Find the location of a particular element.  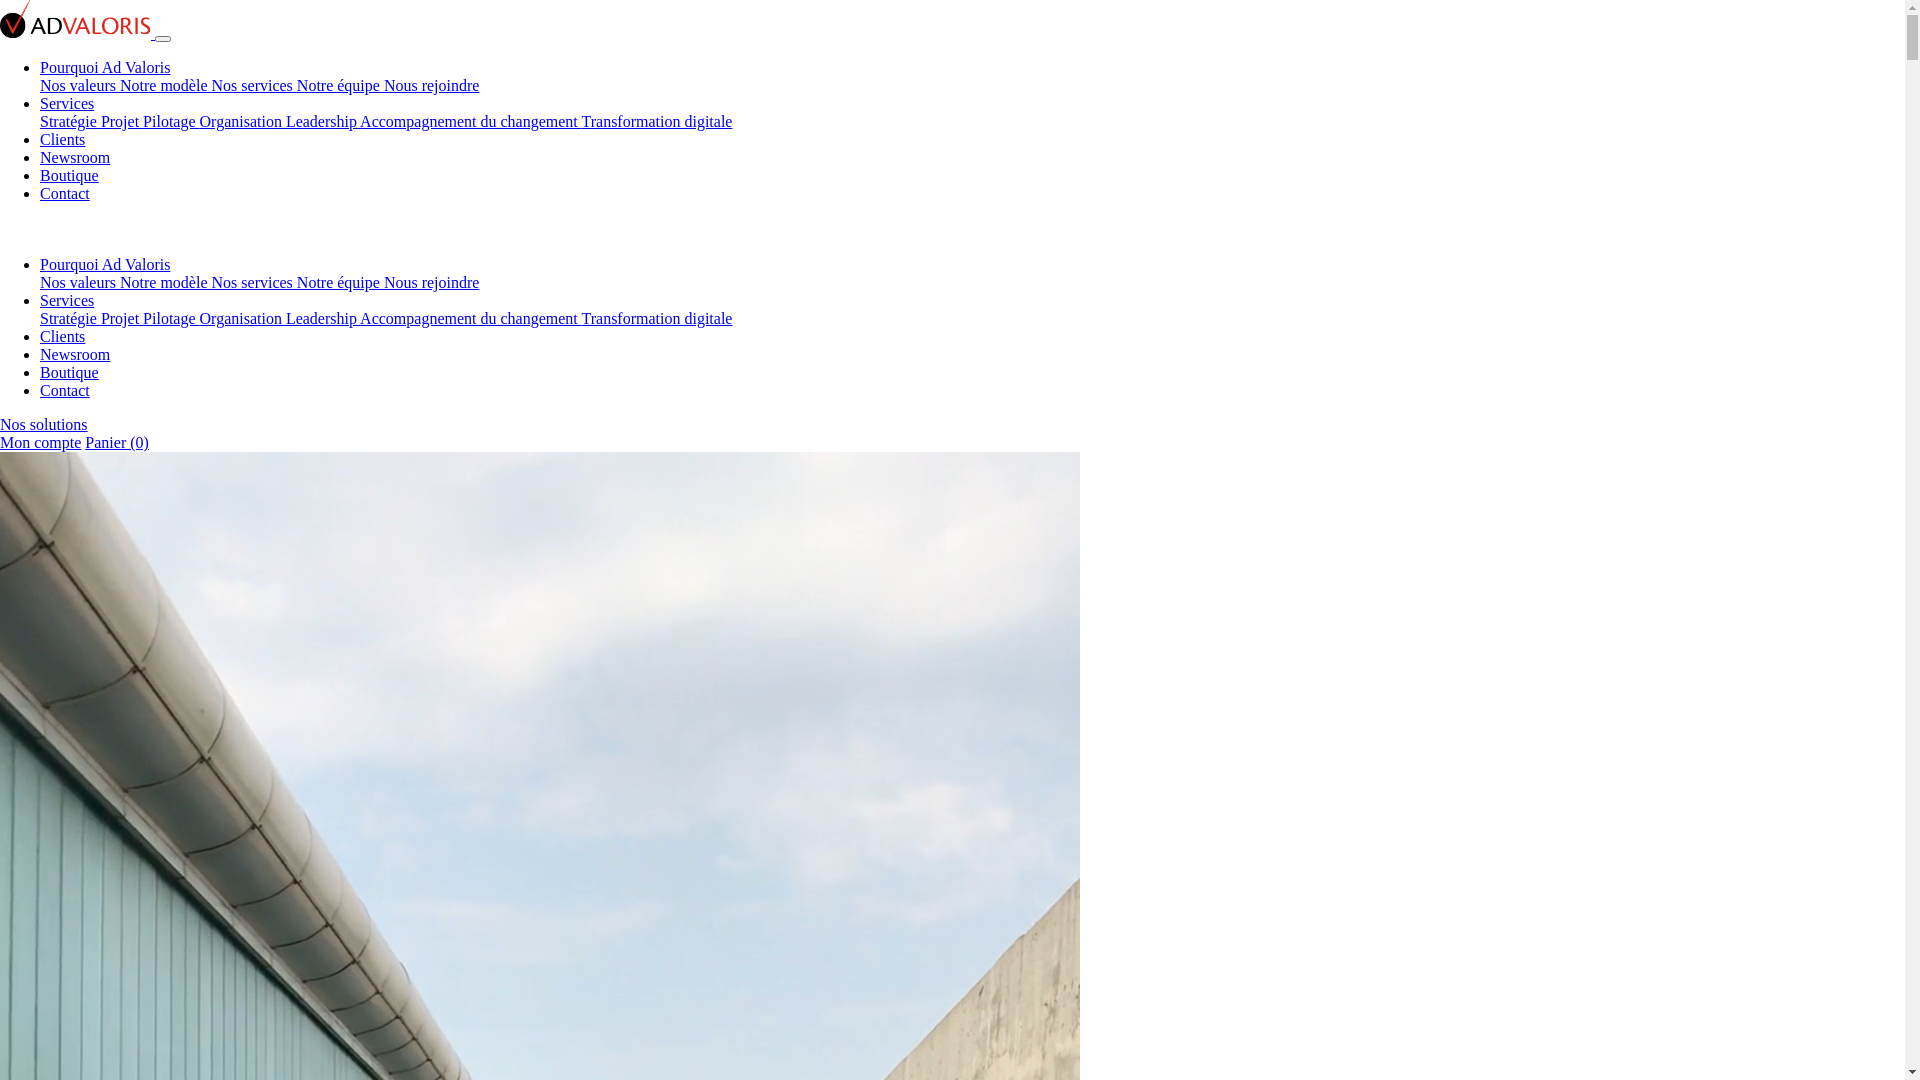

'Pilotage' is located at coordinates (171, 317).